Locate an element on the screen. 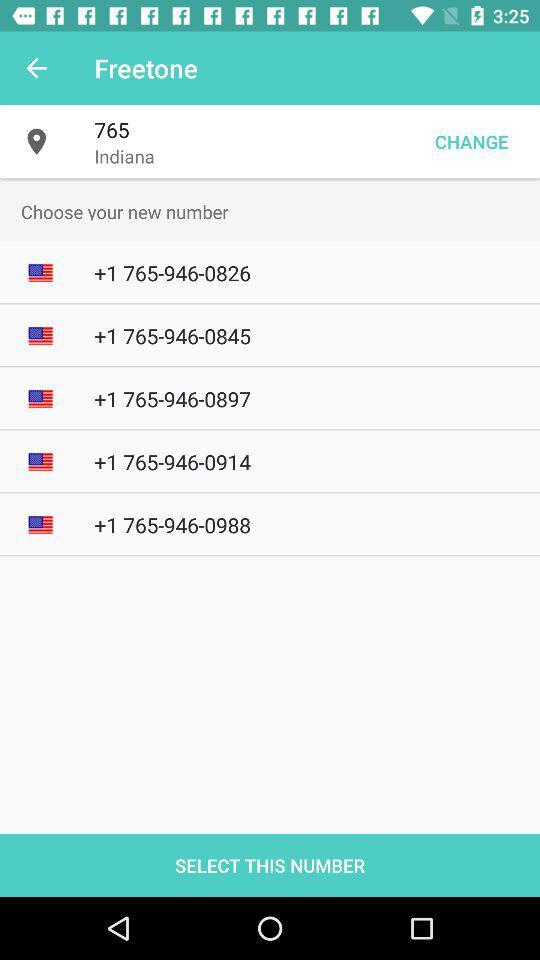 This screenshot has width=540, height=960. the change item is located at coordinates (471, 140).